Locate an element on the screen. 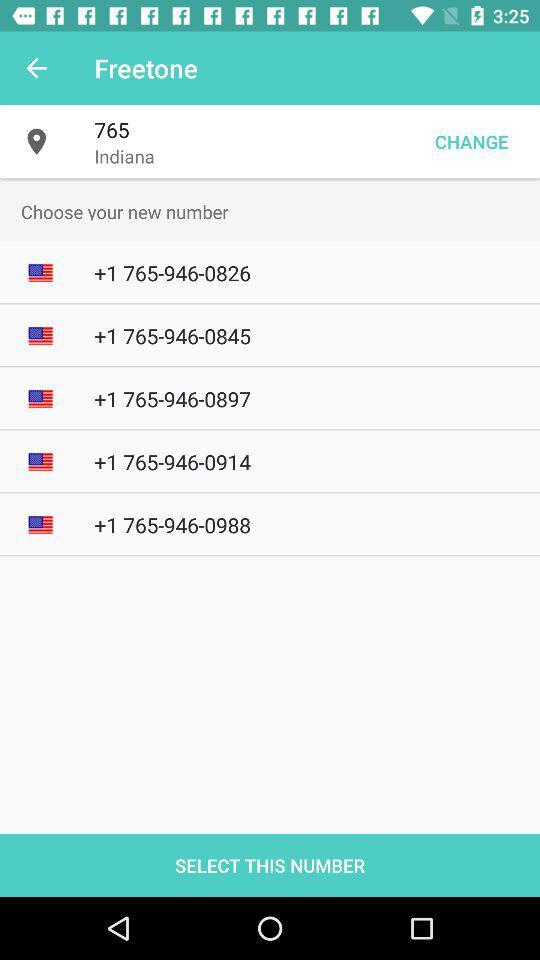 This screenshot has width=540, height=960. the change item is located at coordinates (471, 140).